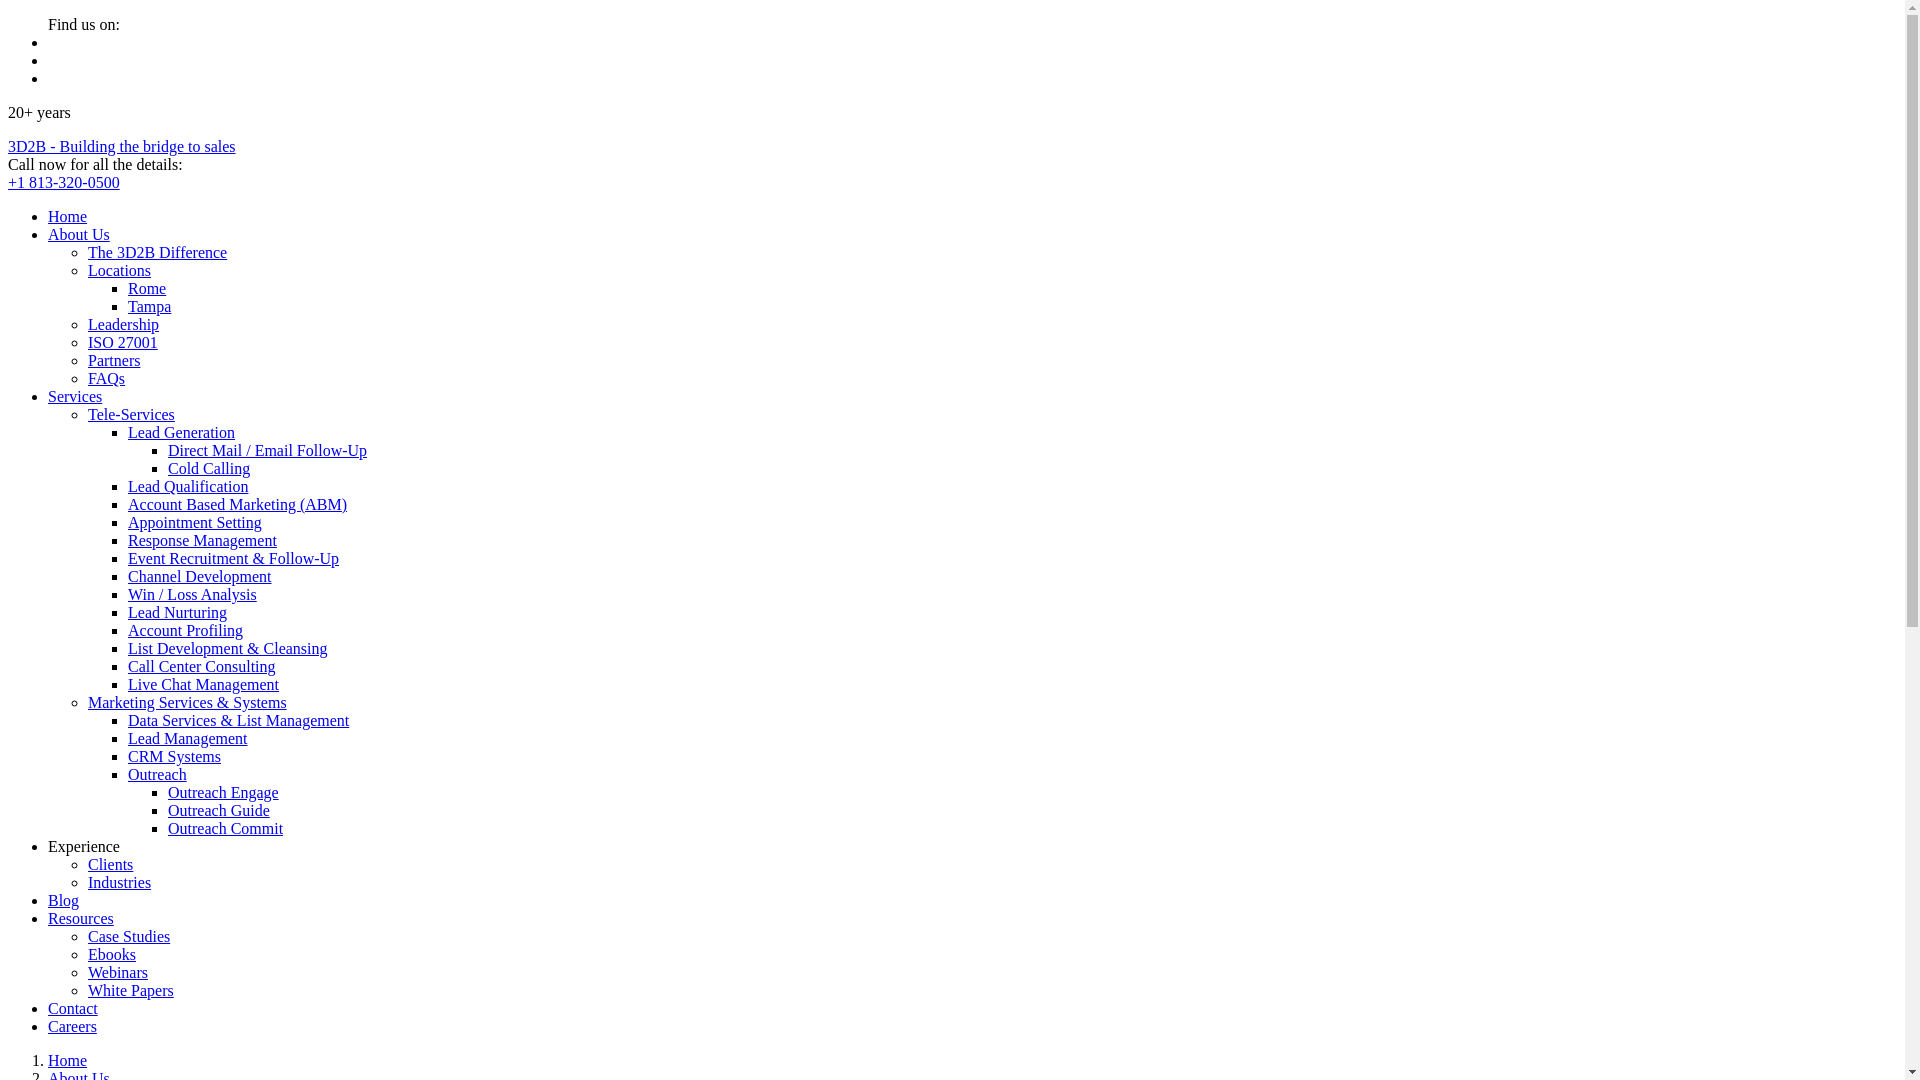 The image size is (1920, 1080). I want to click on 'Account Based Marketing (ABM)', so click(127, 503).